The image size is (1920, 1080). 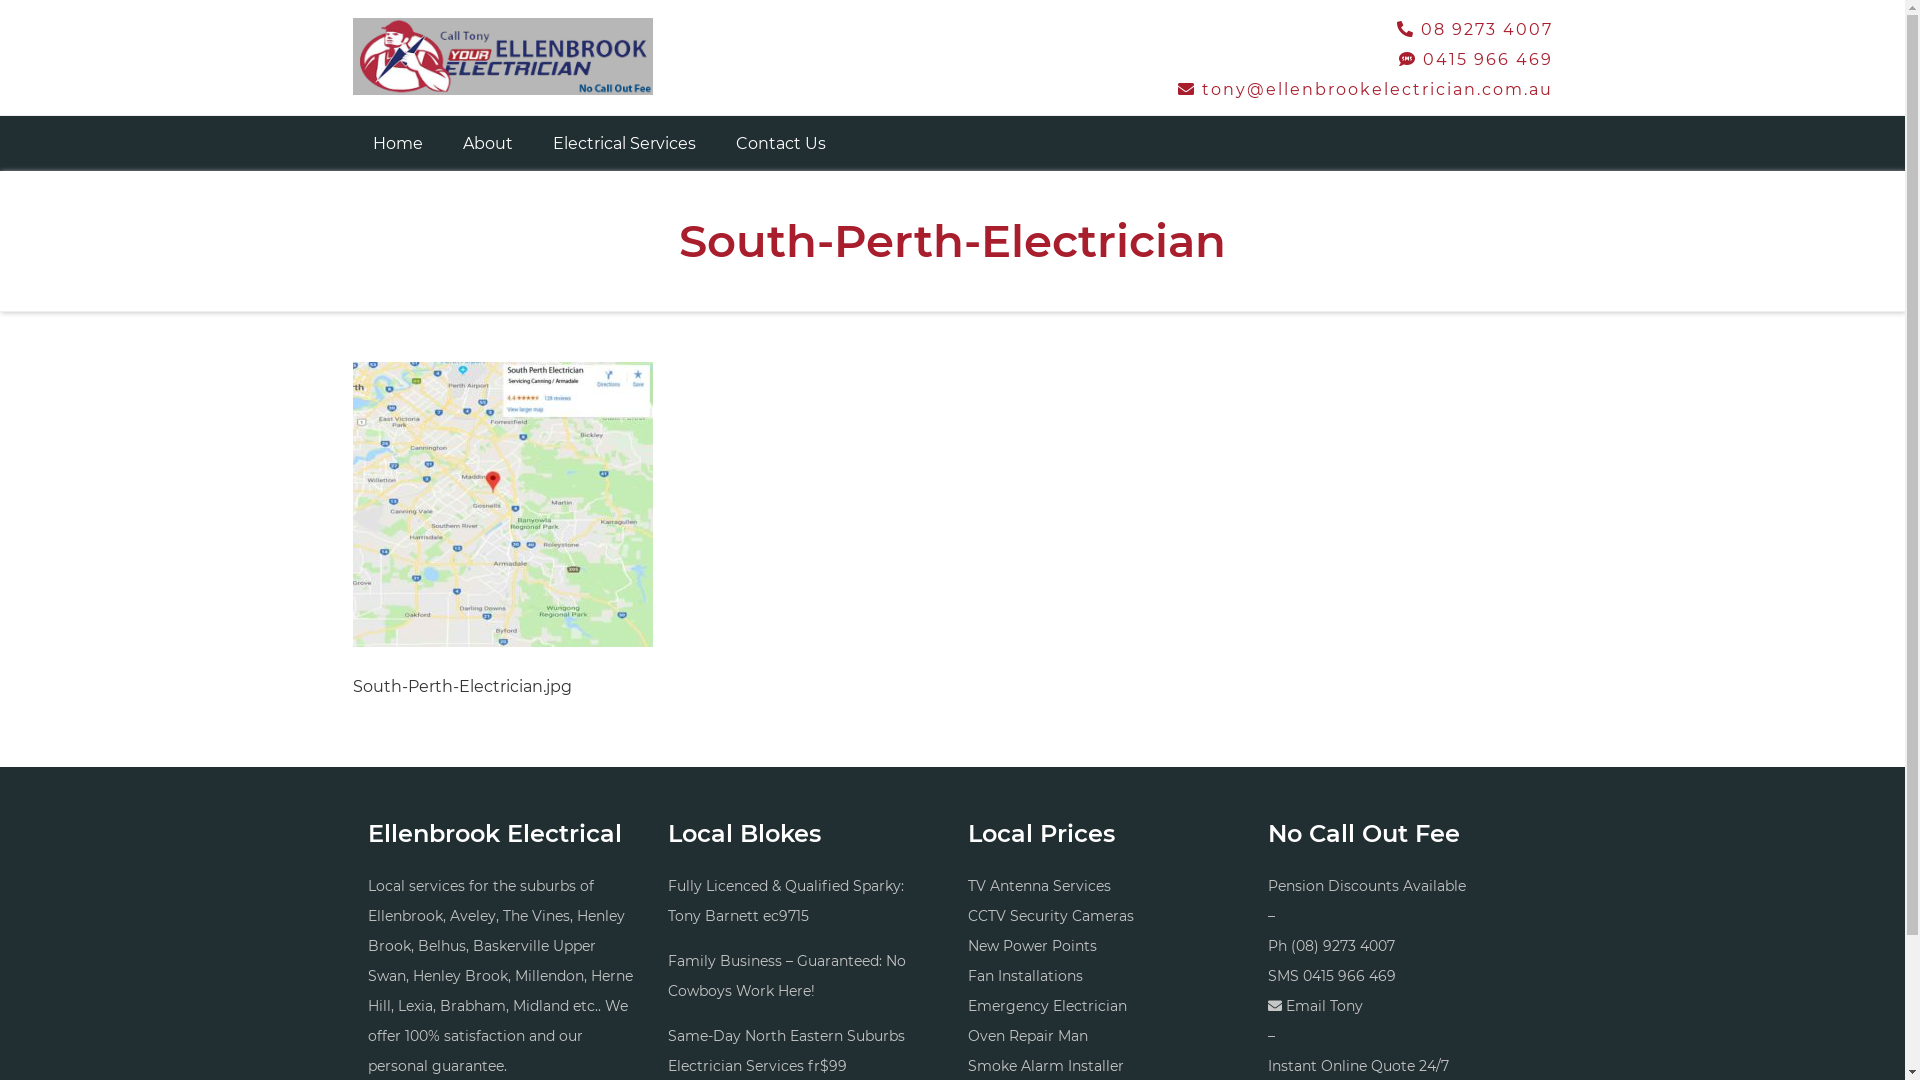 I want to click on 'Home', so click(x=397, y=142).